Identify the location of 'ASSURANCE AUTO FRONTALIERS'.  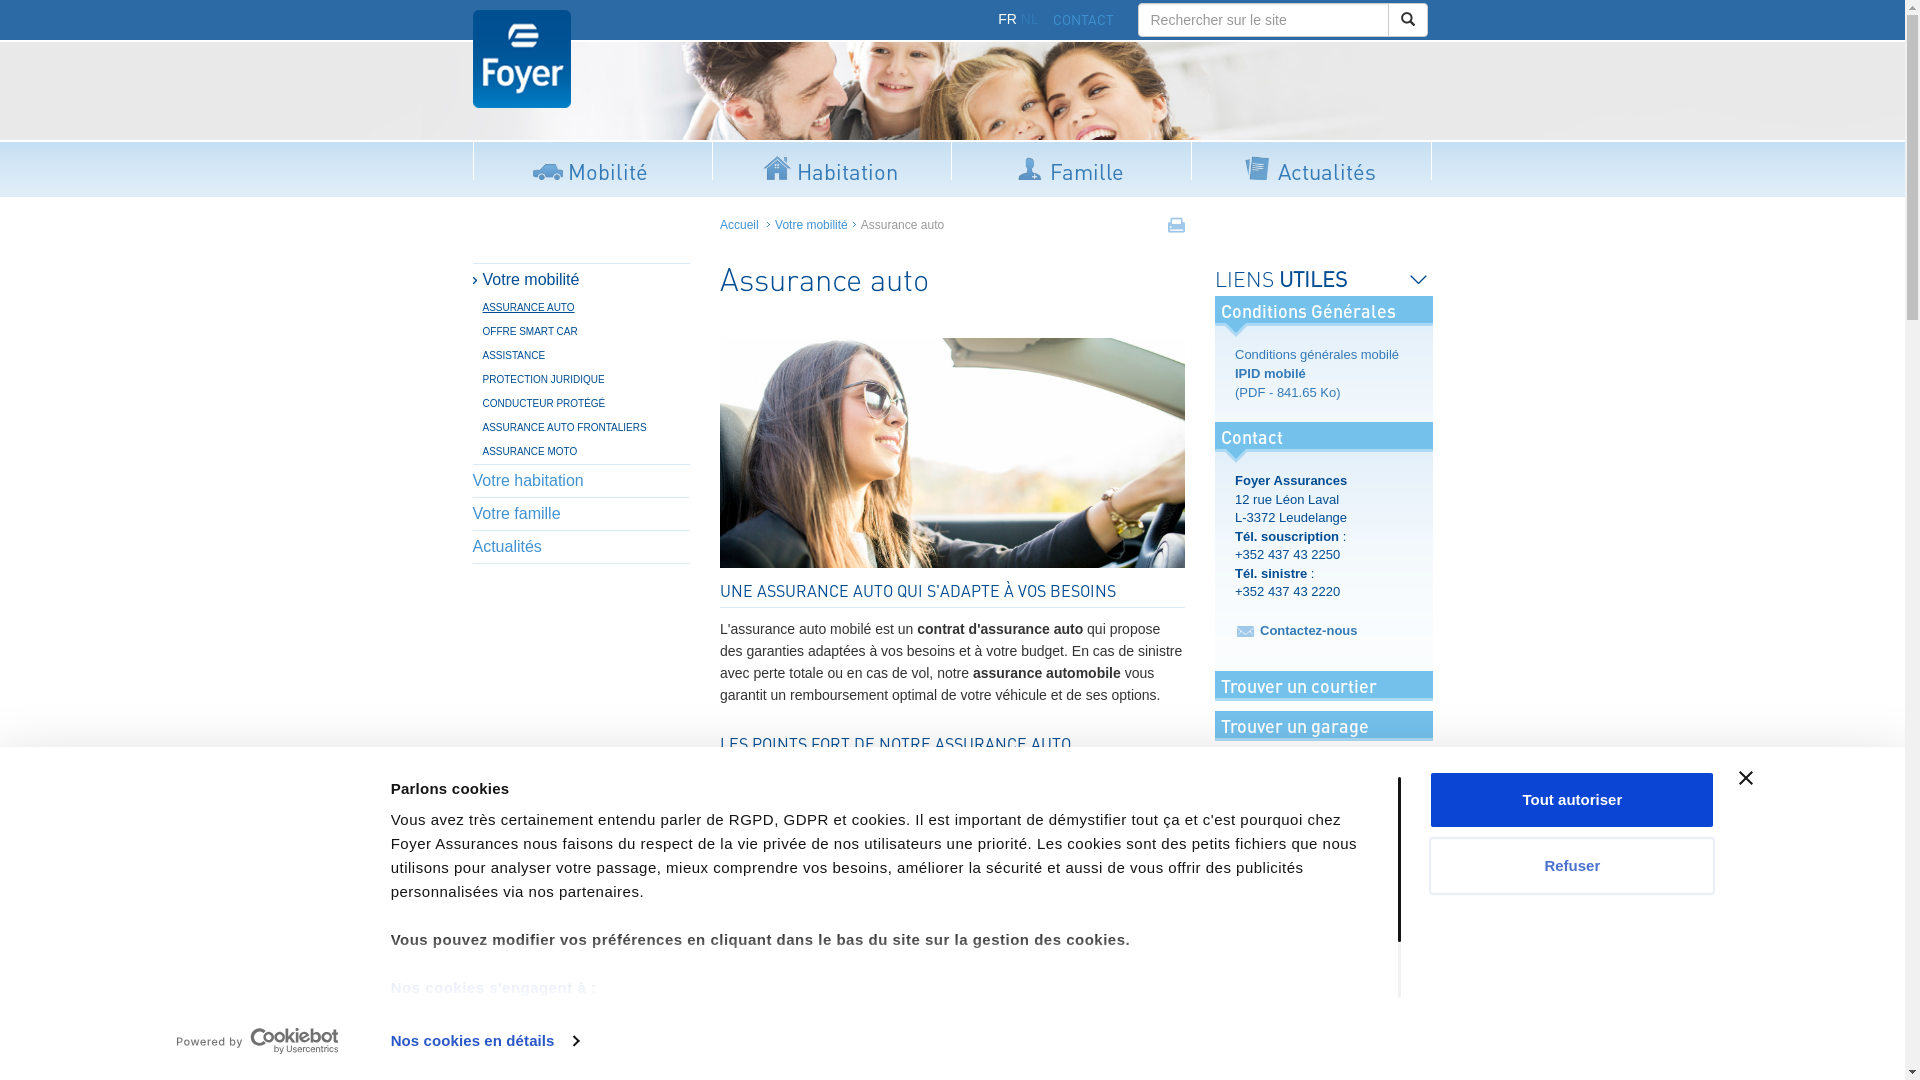
(584, 427).